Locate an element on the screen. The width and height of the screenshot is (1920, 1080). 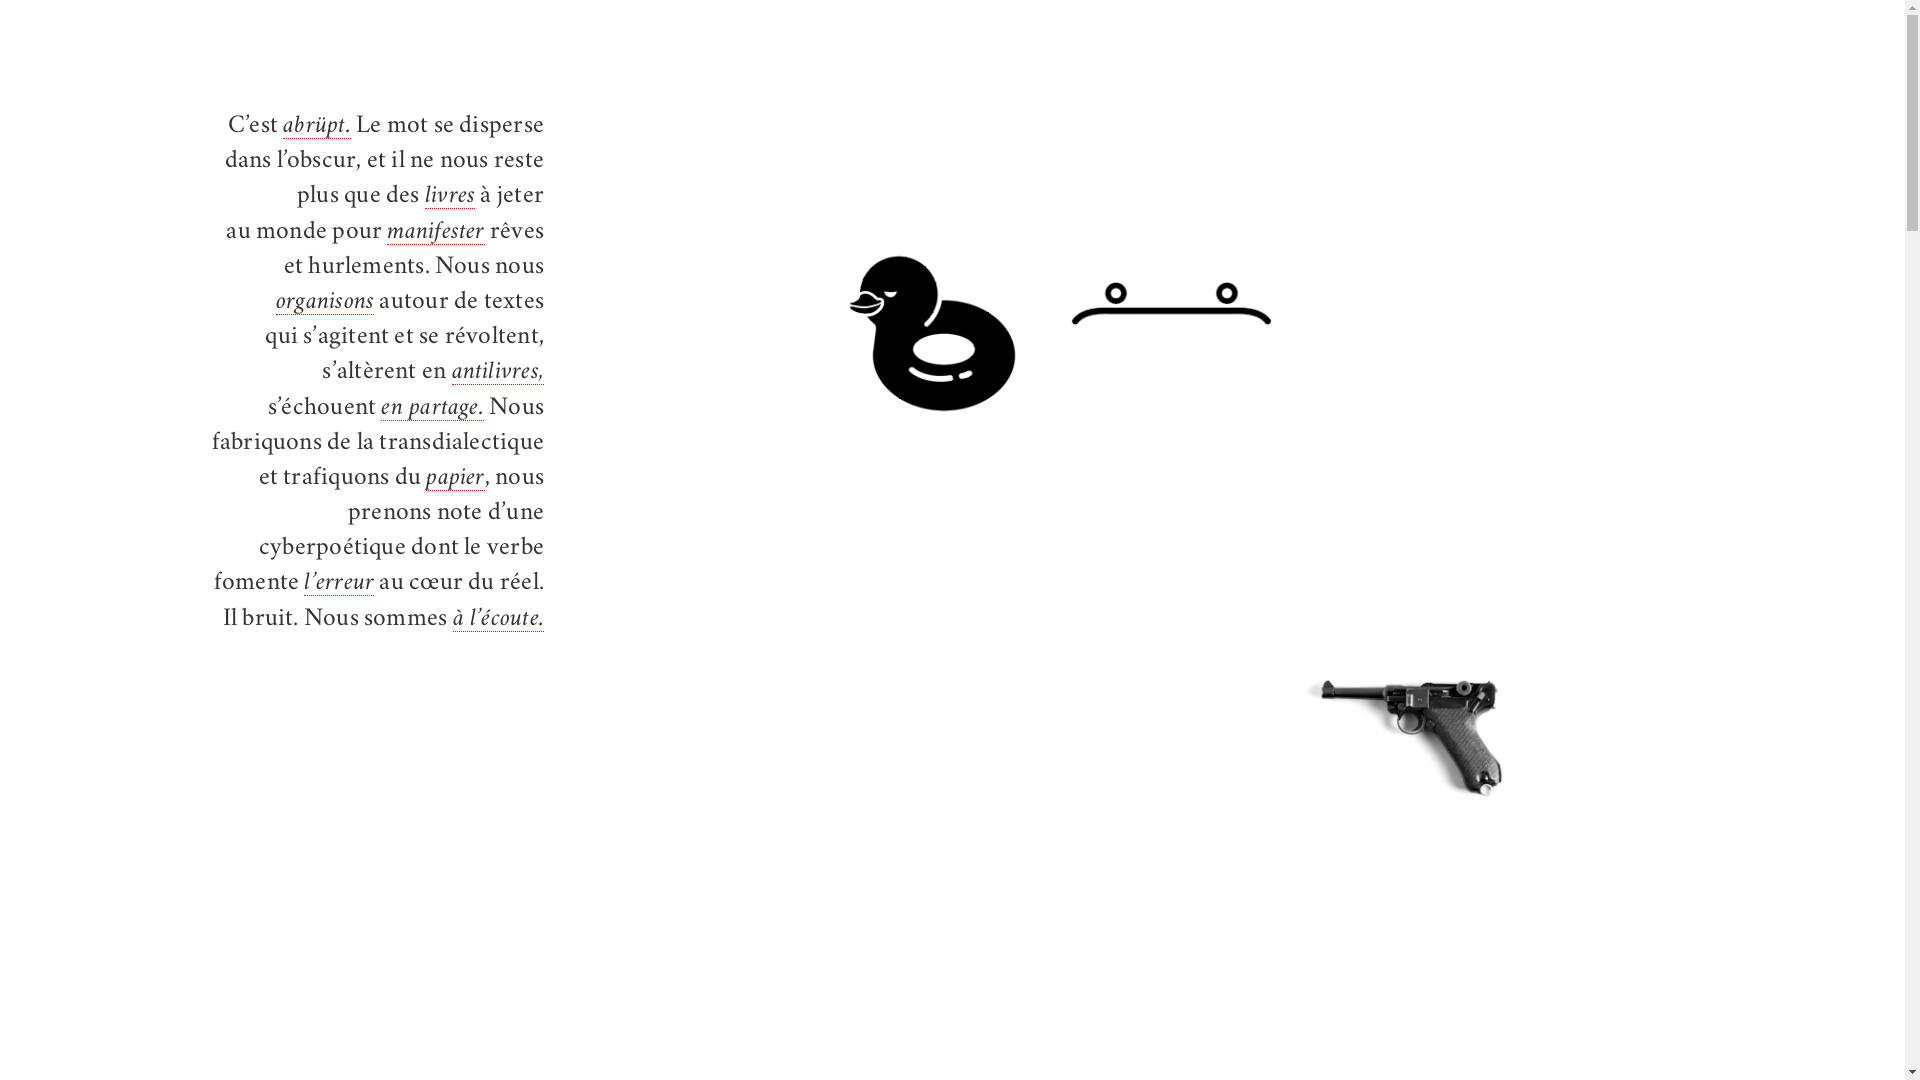
'antilivres,' is located at coordinates (498, 373).